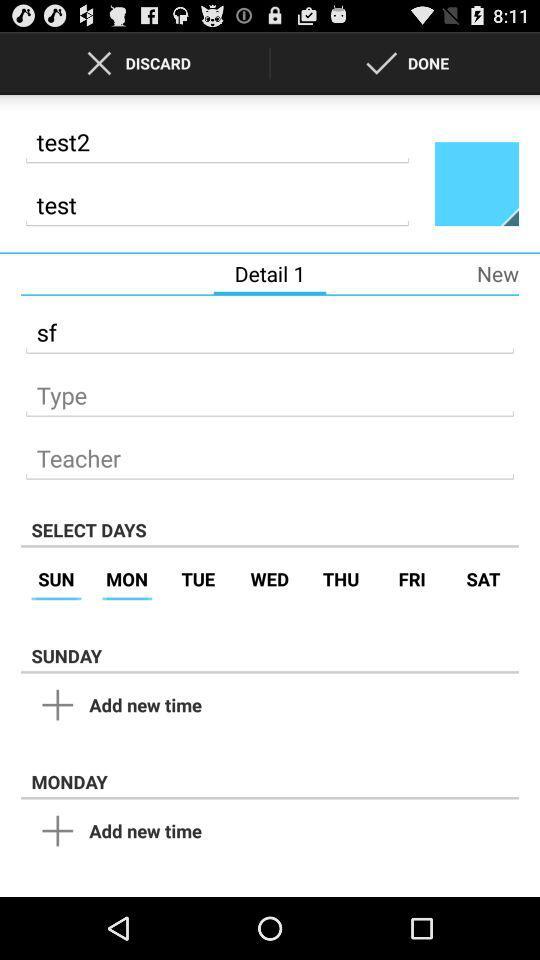  Describe the element at coordinates (270, 453) in the screenshot. I see `type name of teacher` at that location.